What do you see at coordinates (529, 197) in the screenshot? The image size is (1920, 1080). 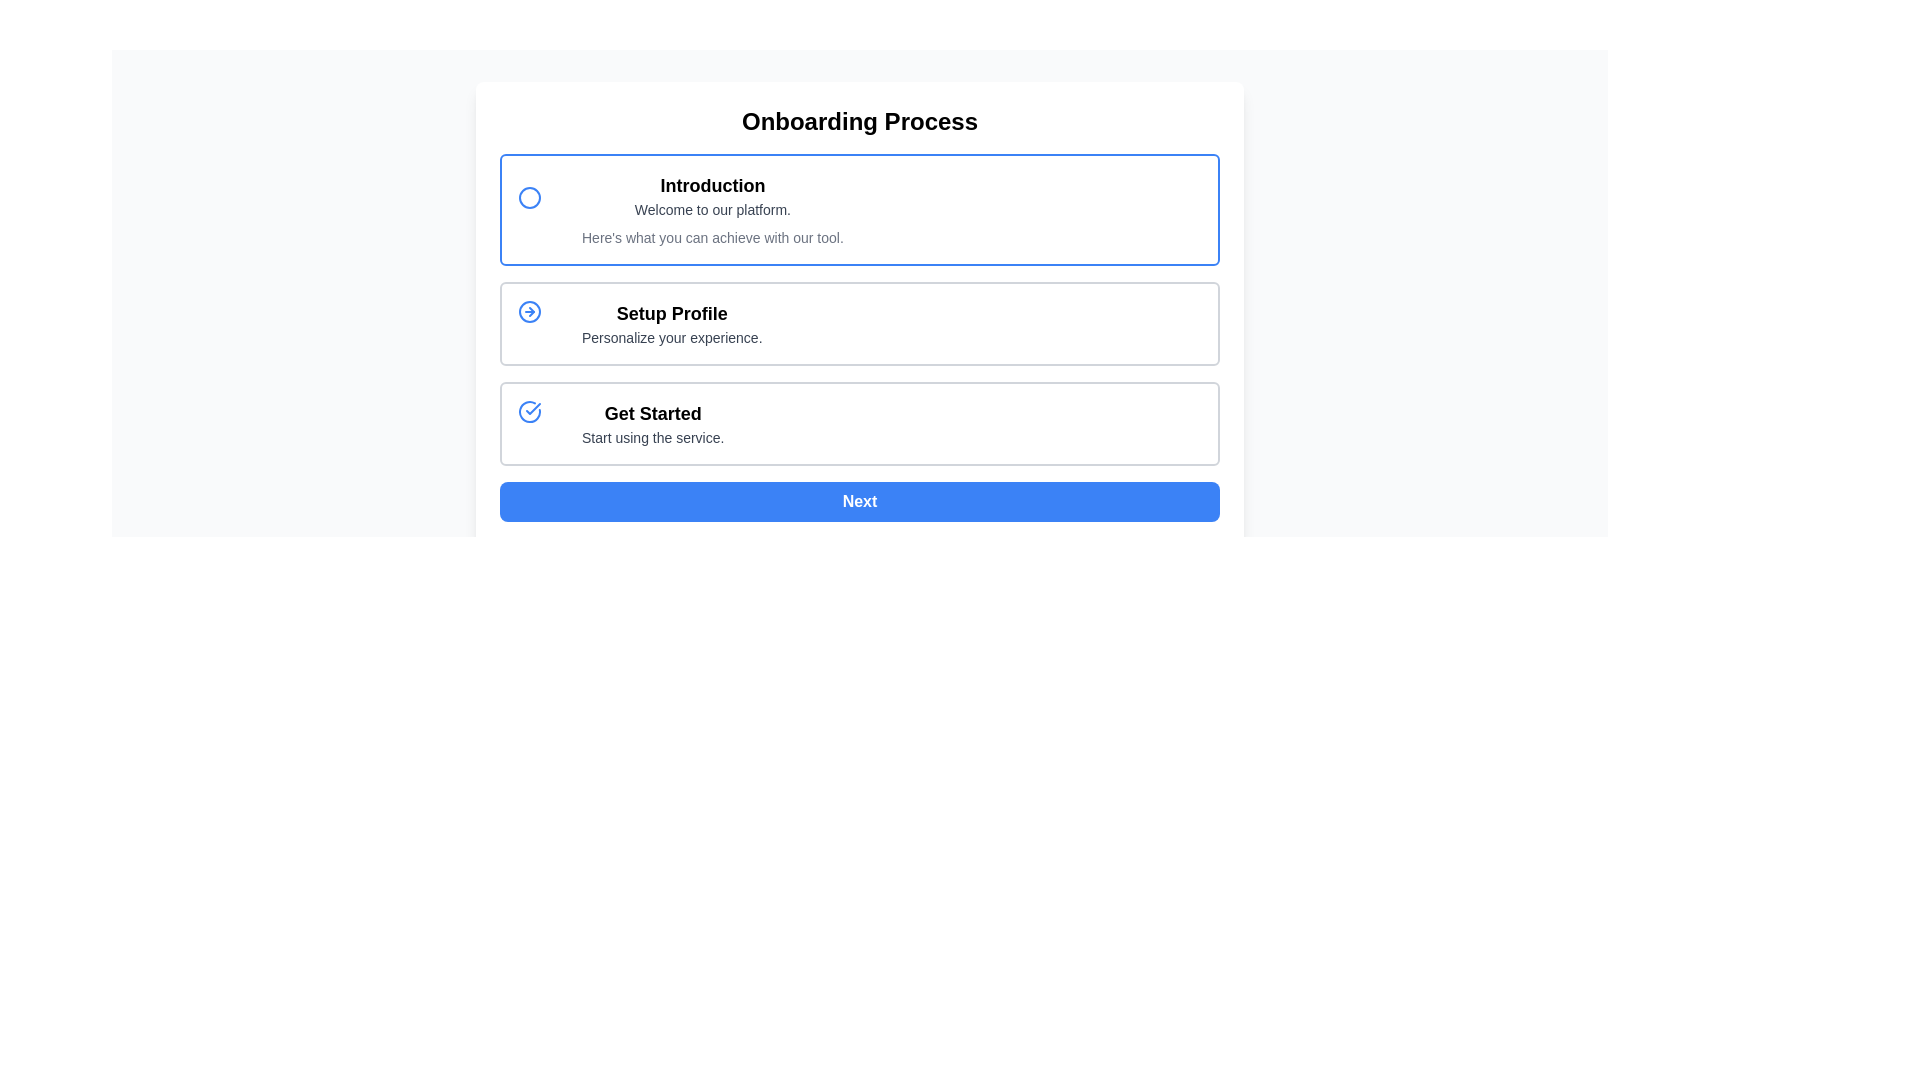 I see `the circular icon with a blue border located at the top-left of the 'Introduction' section in the onboarding process interface` at bounding box center [529, 197].